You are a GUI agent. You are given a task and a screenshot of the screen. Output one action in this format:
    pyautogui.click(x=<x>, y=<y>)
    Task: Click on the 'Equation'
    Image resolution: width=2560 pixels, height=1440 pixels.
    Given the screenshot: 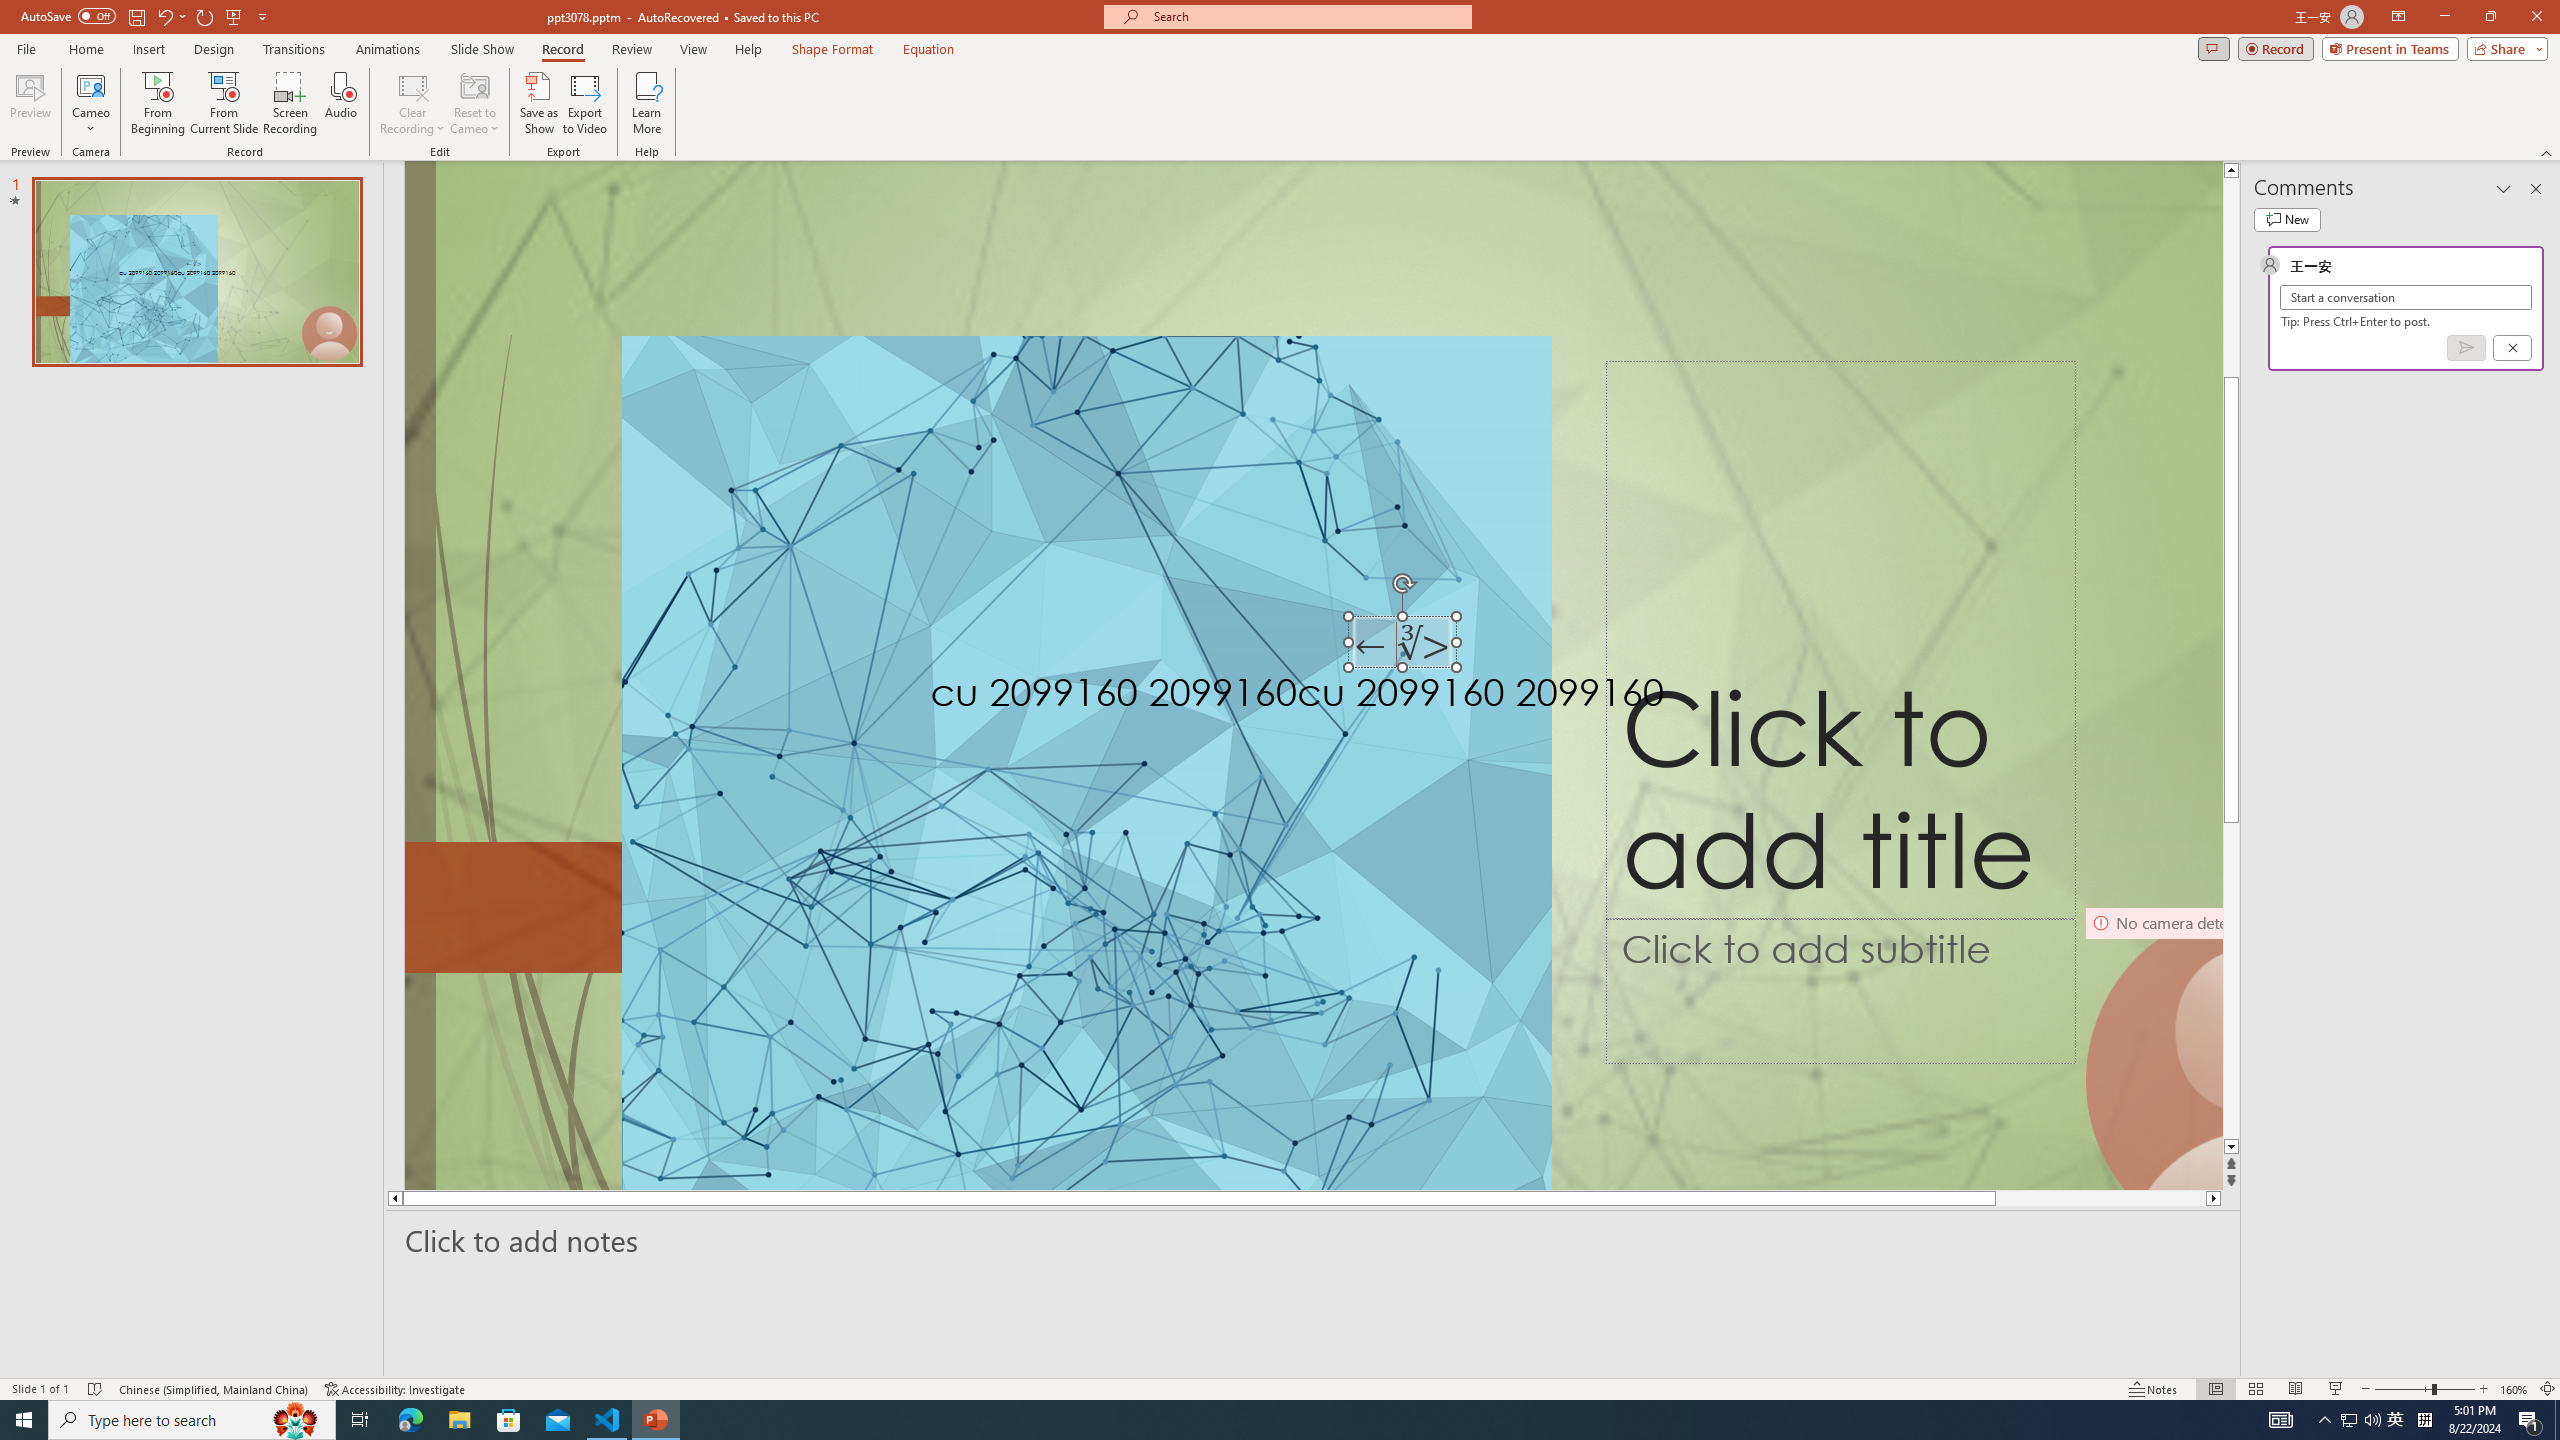 What is the action you would take?
    pyautogui.click(x=929, y=49)
    